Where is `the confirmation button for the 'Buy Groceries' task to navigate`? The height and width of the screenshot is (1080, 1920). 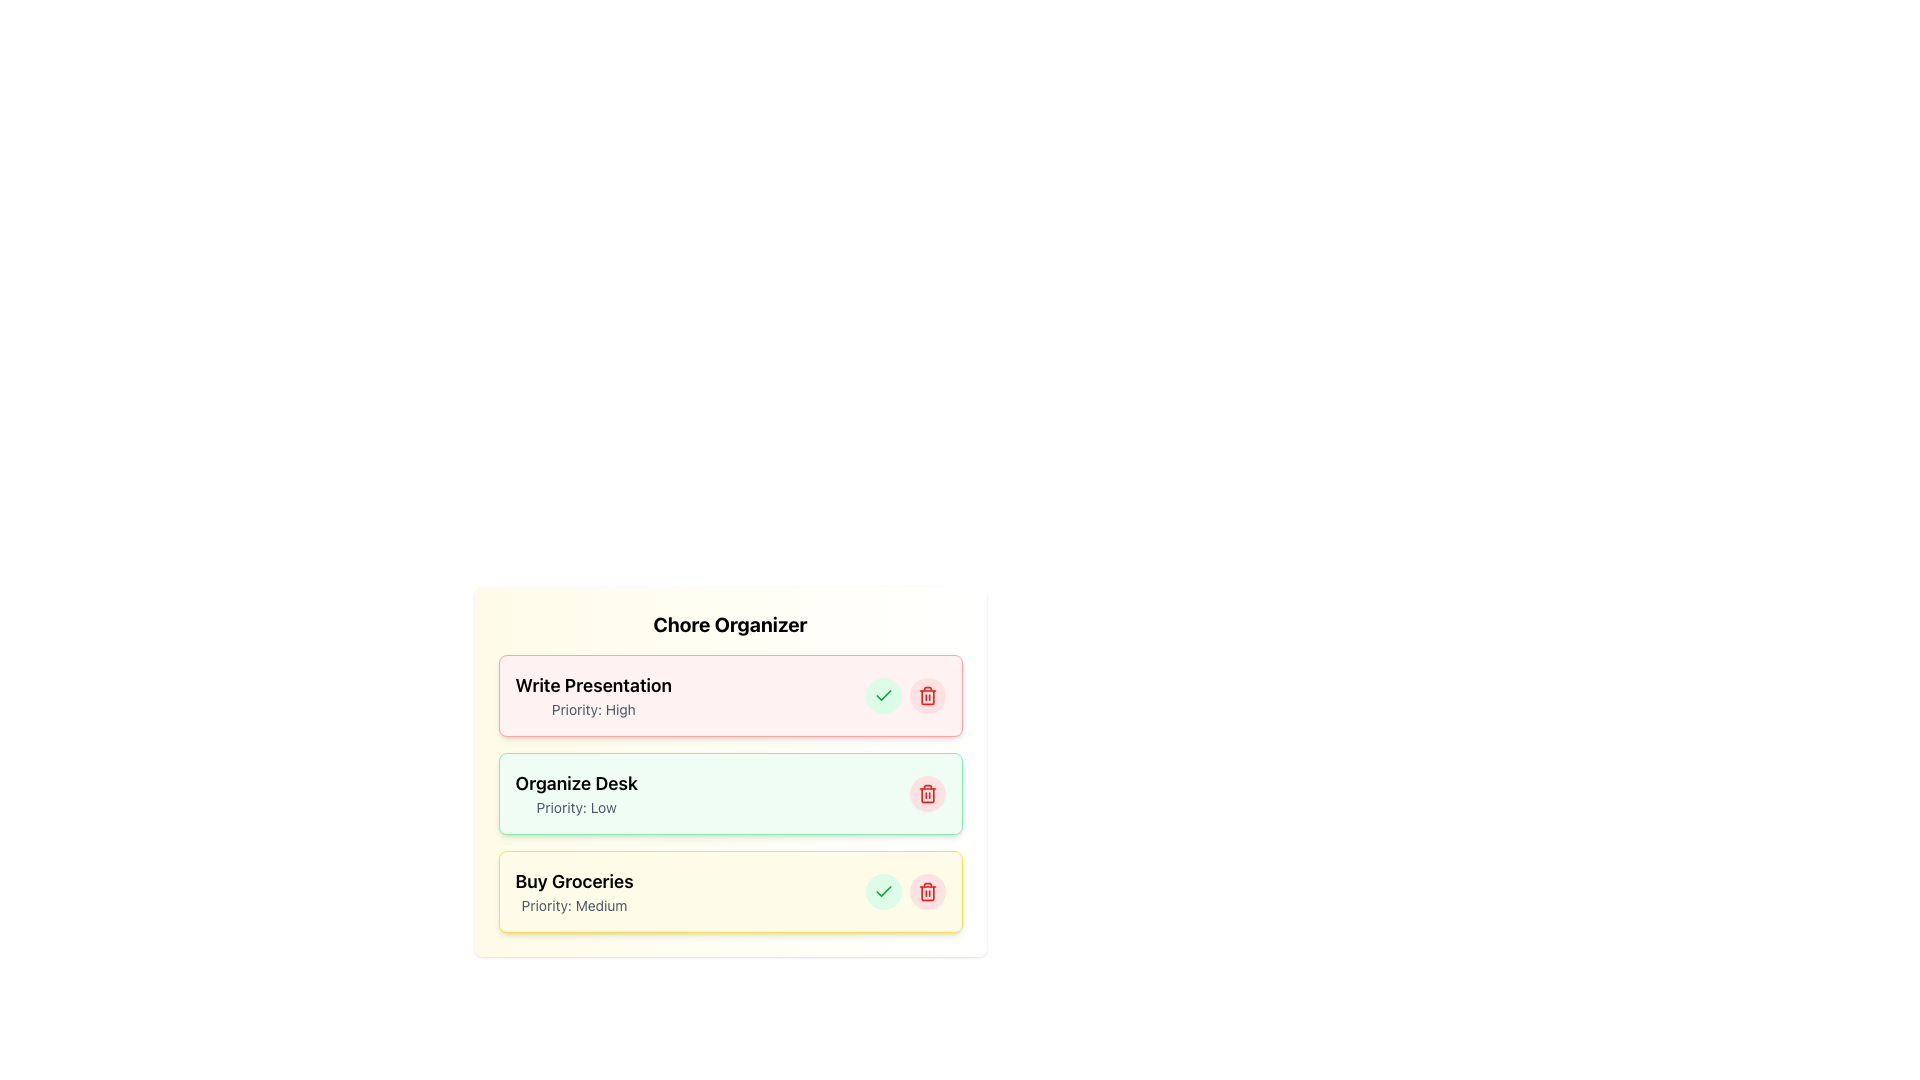
the confirmation button for the 'Buy Groceries' task to navigate is located at coordinates (882, 890).